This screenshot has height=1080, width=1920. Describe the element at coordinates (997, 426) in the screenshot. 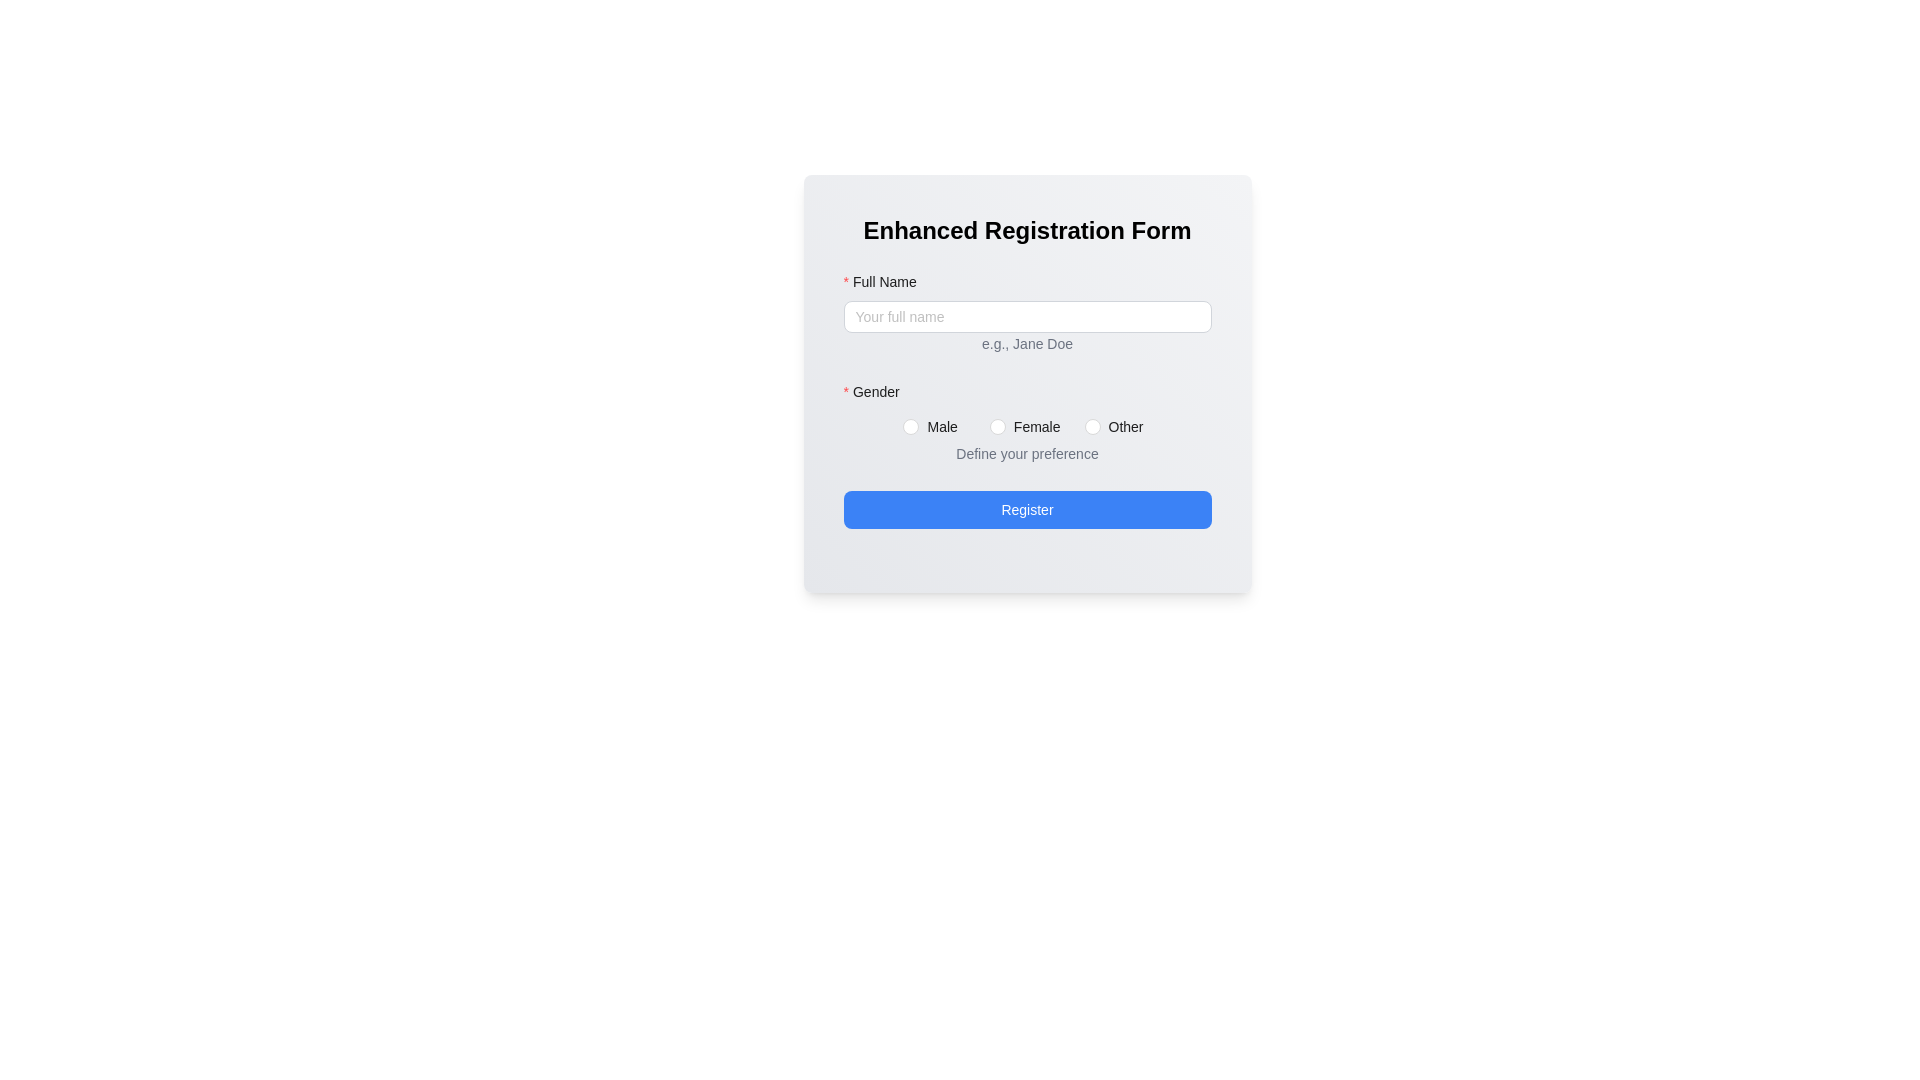

I see `the radio button labeled 'Female' under the 'Gender' section` at that location.